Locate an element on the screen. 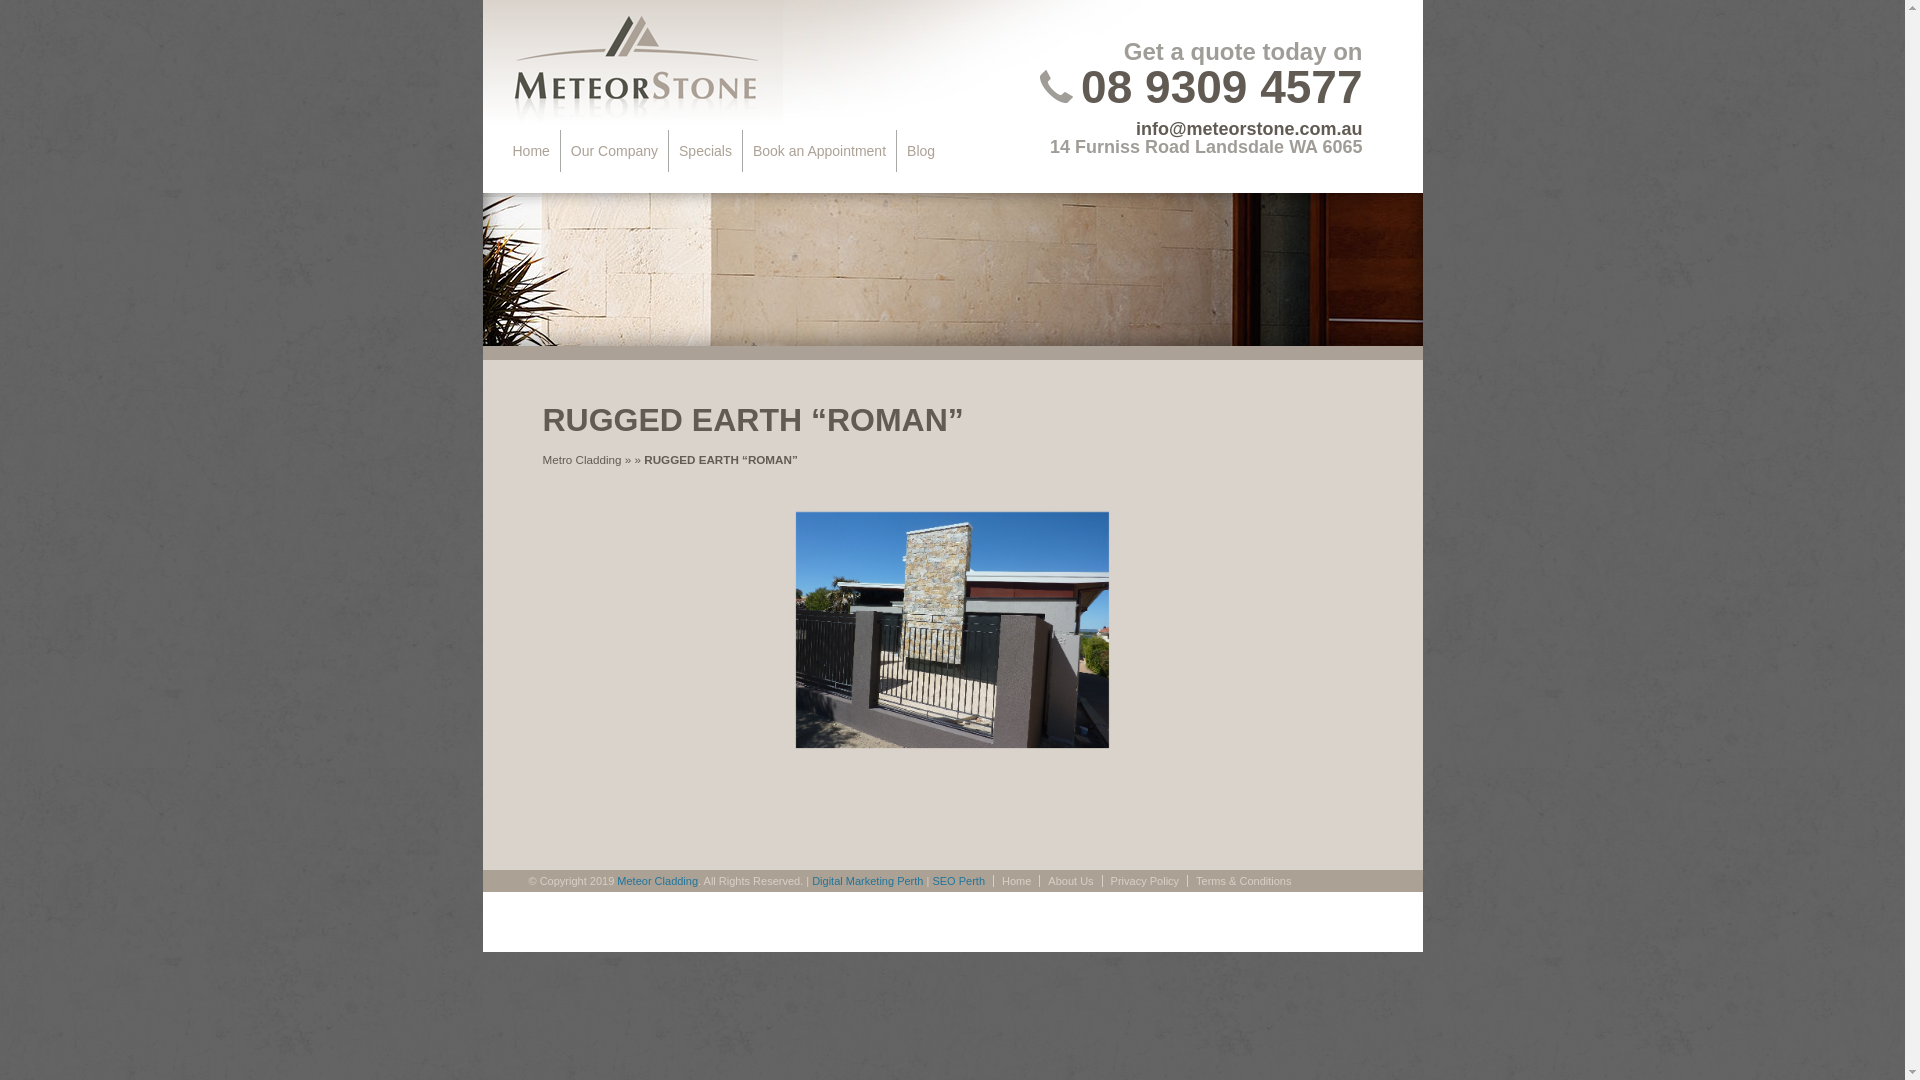 This screenshot has height=1080, width=1920. 'Our Company' is located at coordinates (560, 149).